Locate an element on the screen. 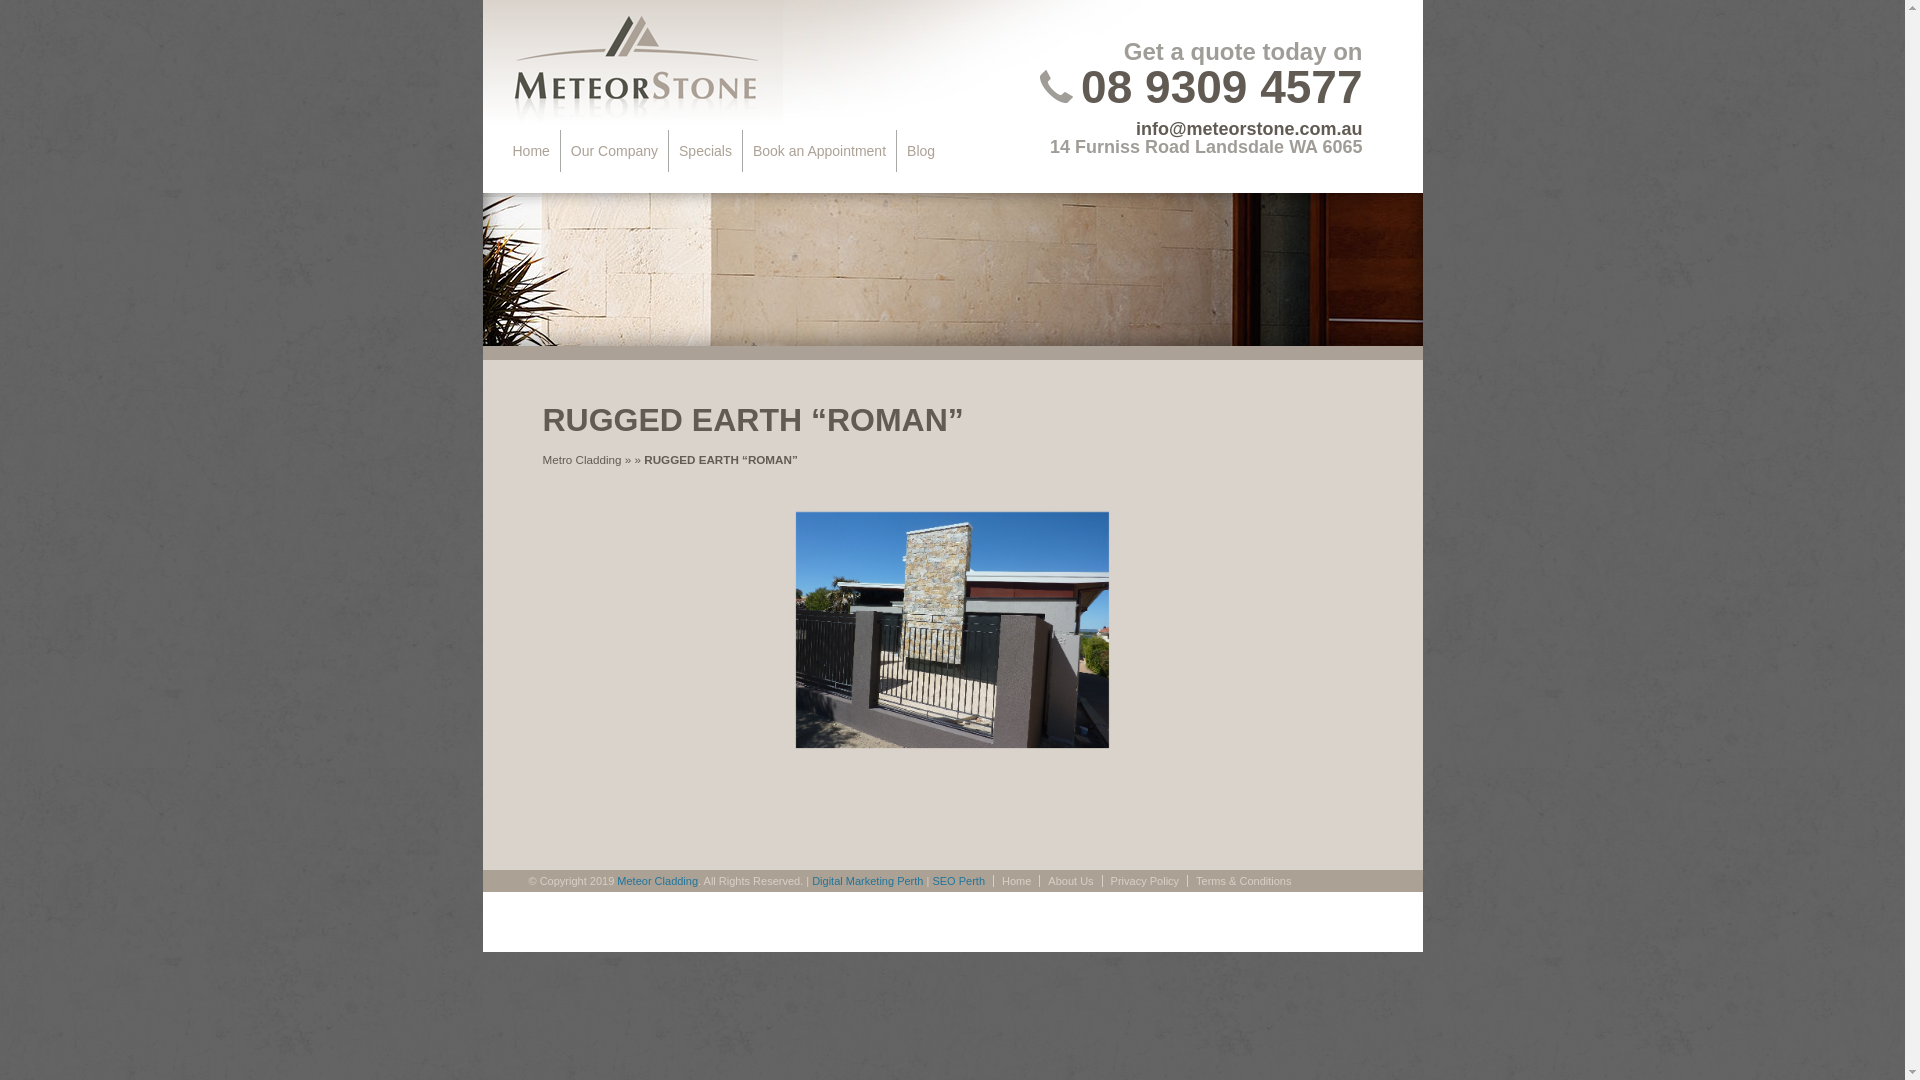 This screenshot has height=1080, width=1920. 'Our Company' is located at coordinates (560, 149).